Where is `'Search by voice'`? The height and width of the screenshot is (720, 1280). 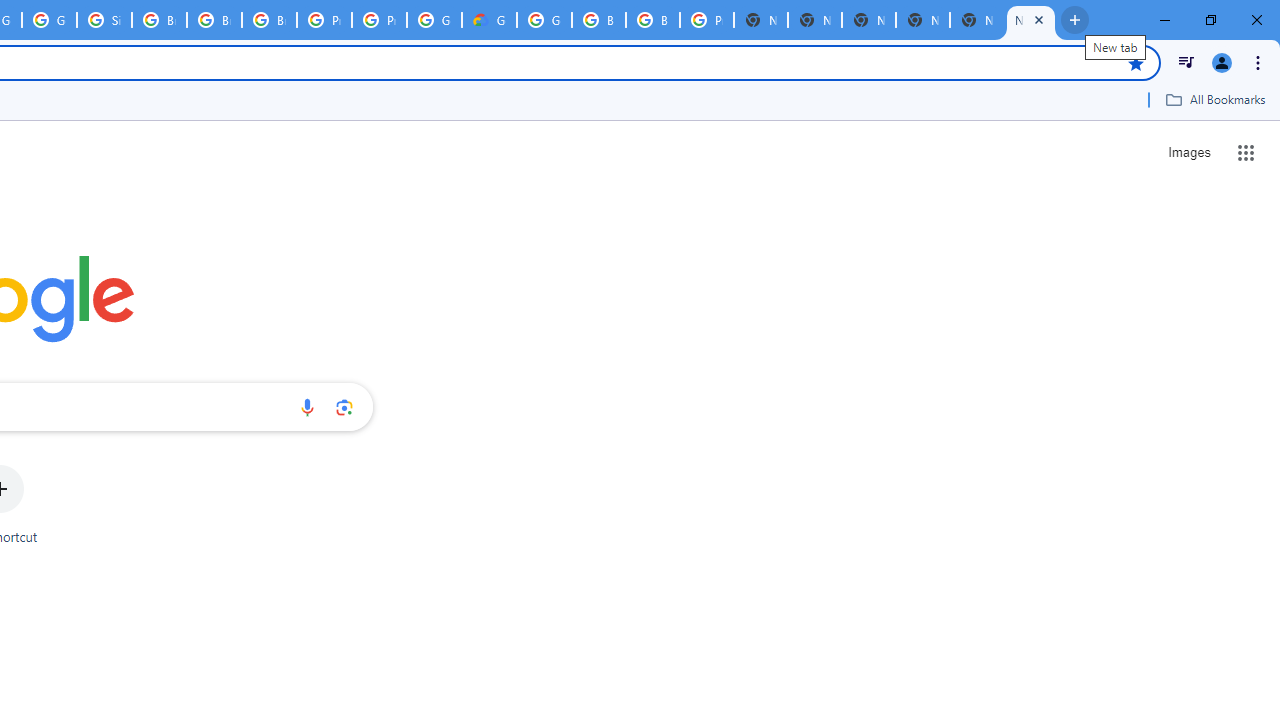 'Search by voice' is located at coordinates (306, 406).